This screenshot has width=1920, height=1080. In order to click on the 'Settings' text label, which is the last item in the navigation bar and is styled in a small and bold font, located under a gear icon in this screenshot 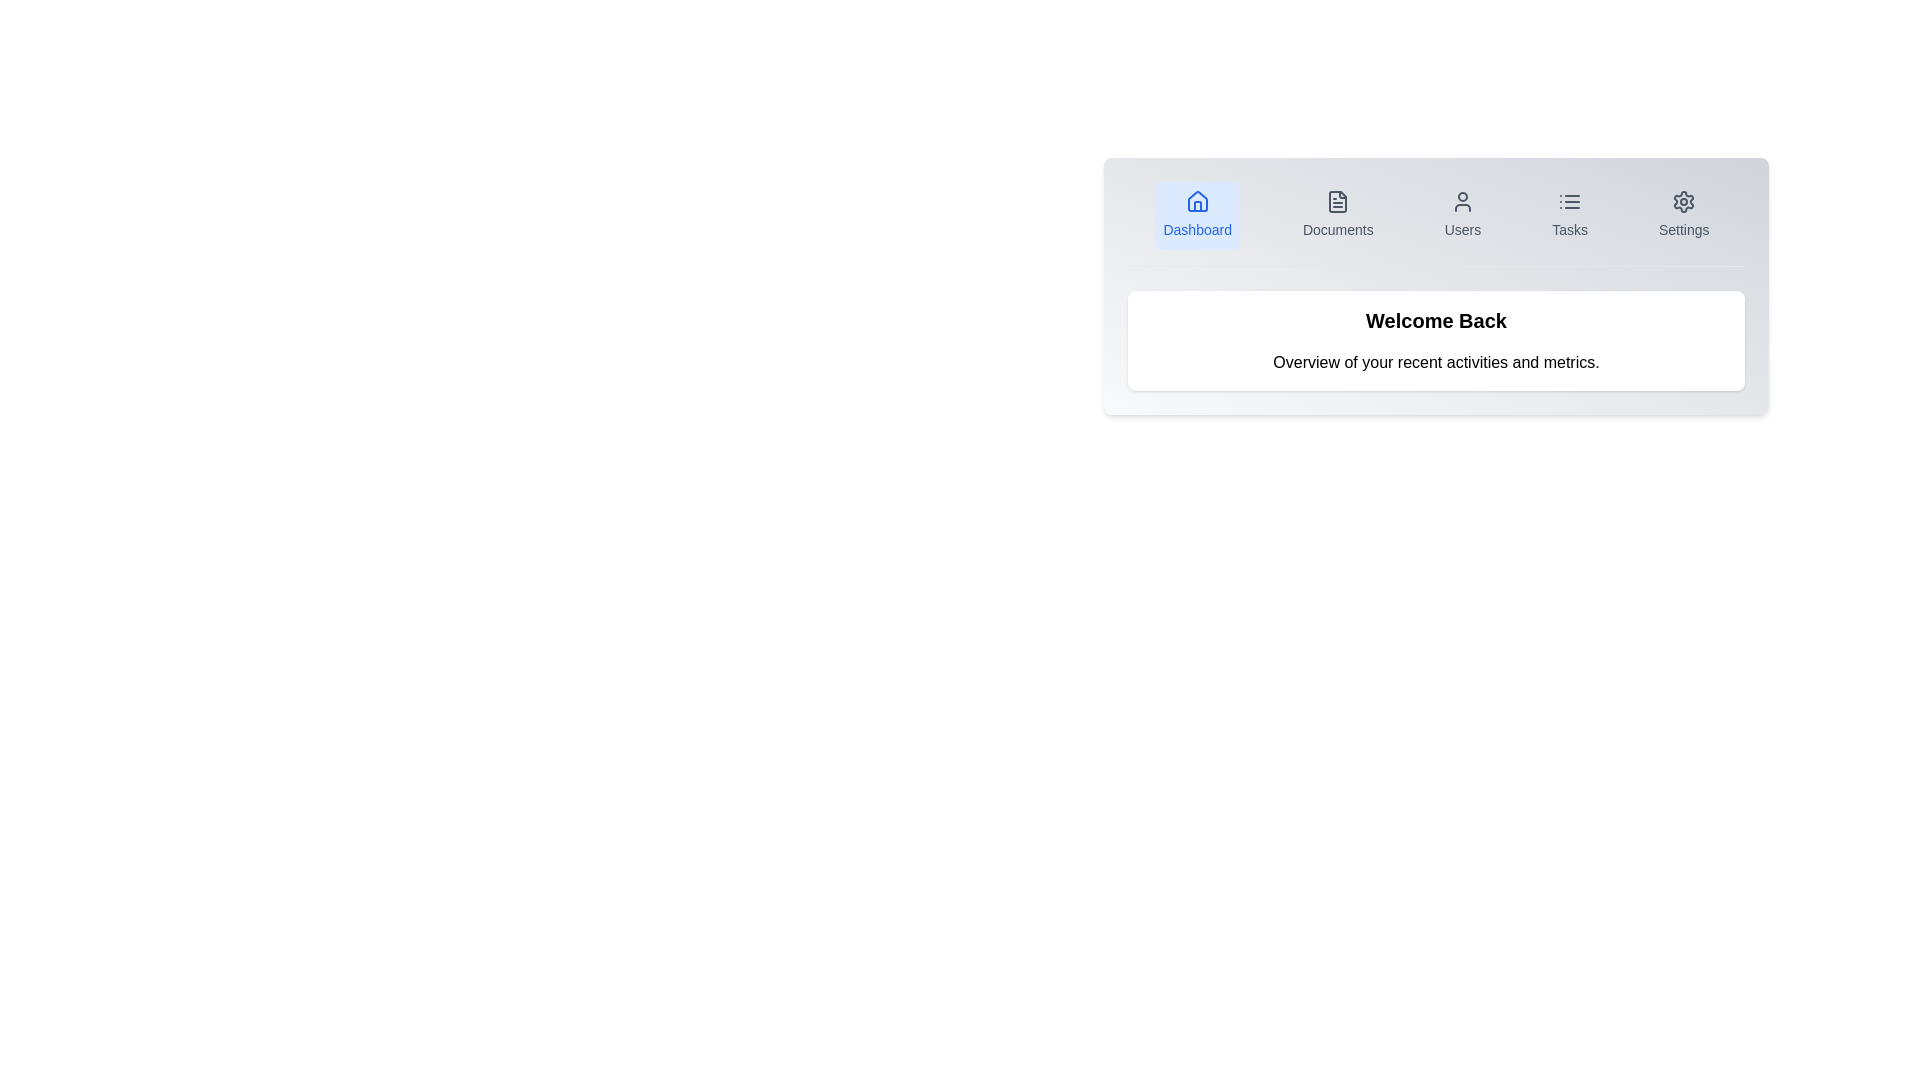, I will do `click(1683, 229)`.